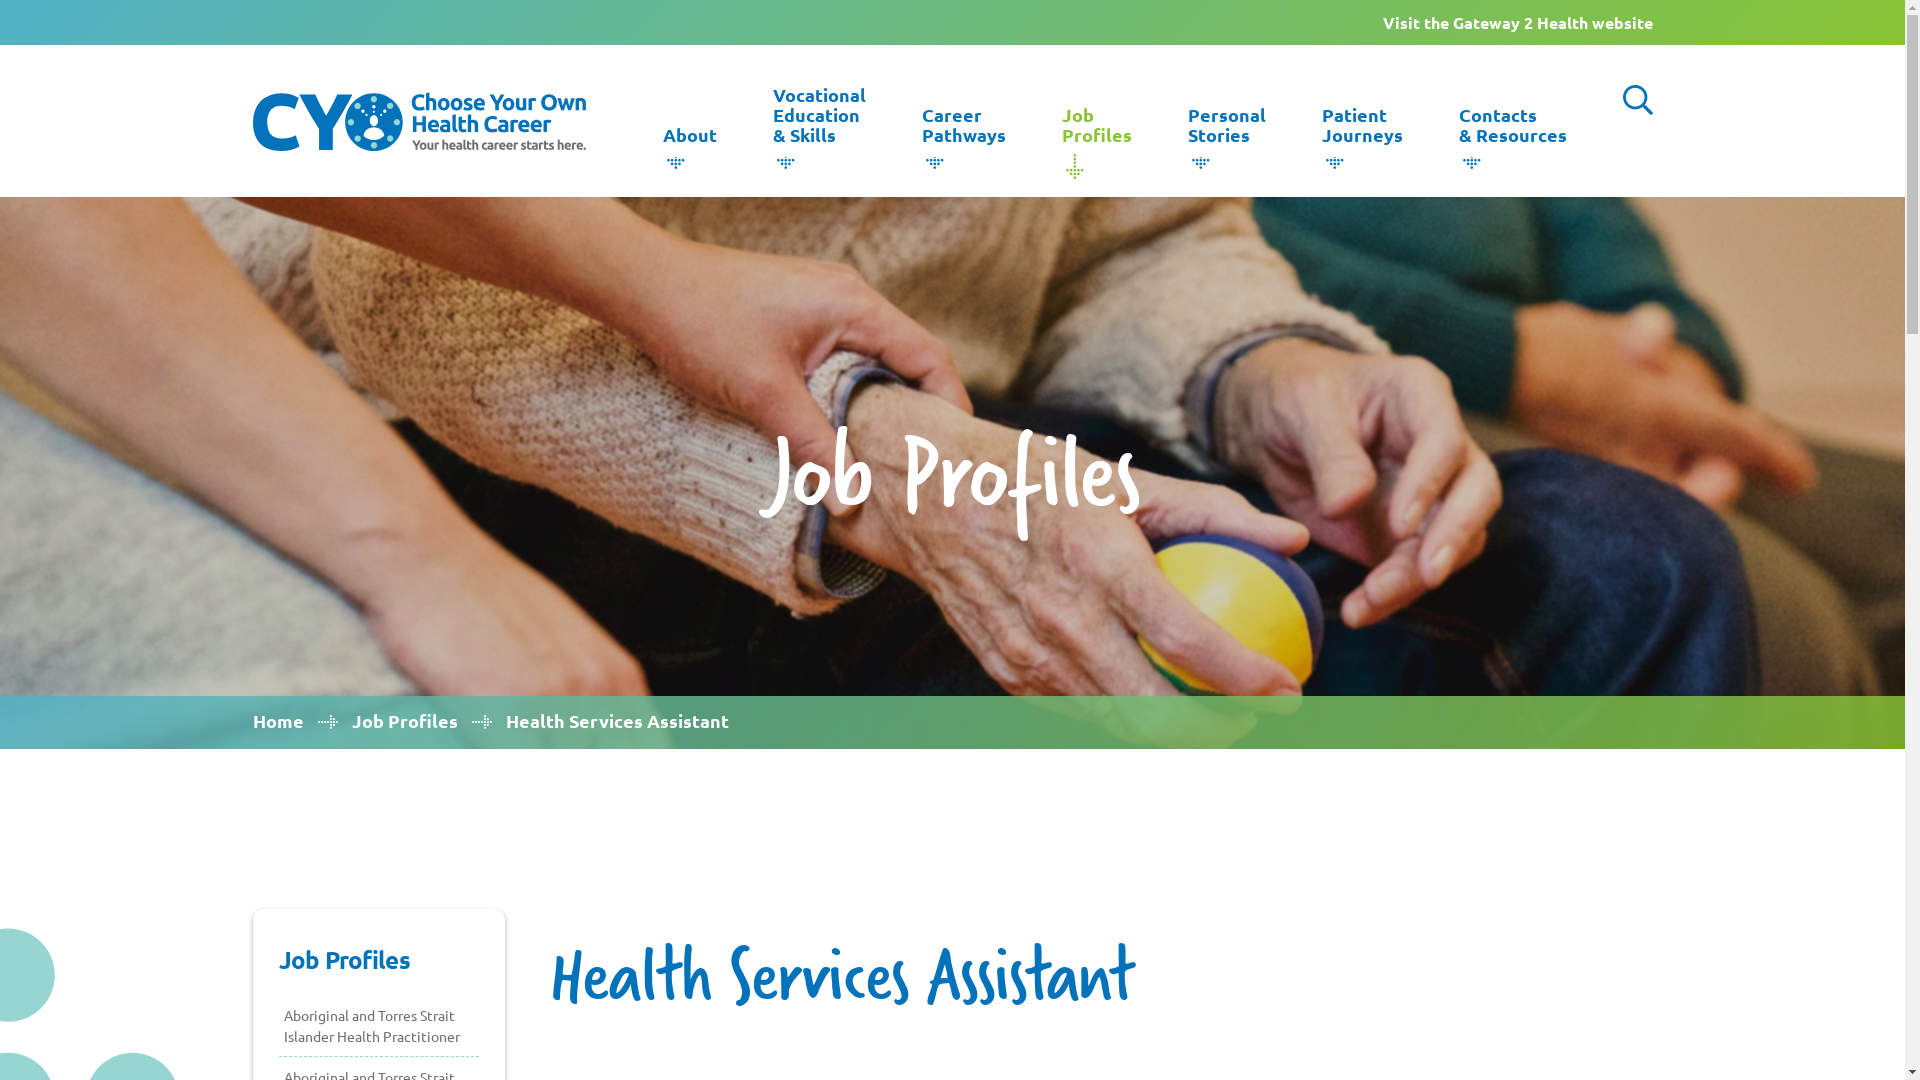 The image size is (1920, 1080). I want to click on 'Visit the Gateway 2 Health website', so click(1516, 22).